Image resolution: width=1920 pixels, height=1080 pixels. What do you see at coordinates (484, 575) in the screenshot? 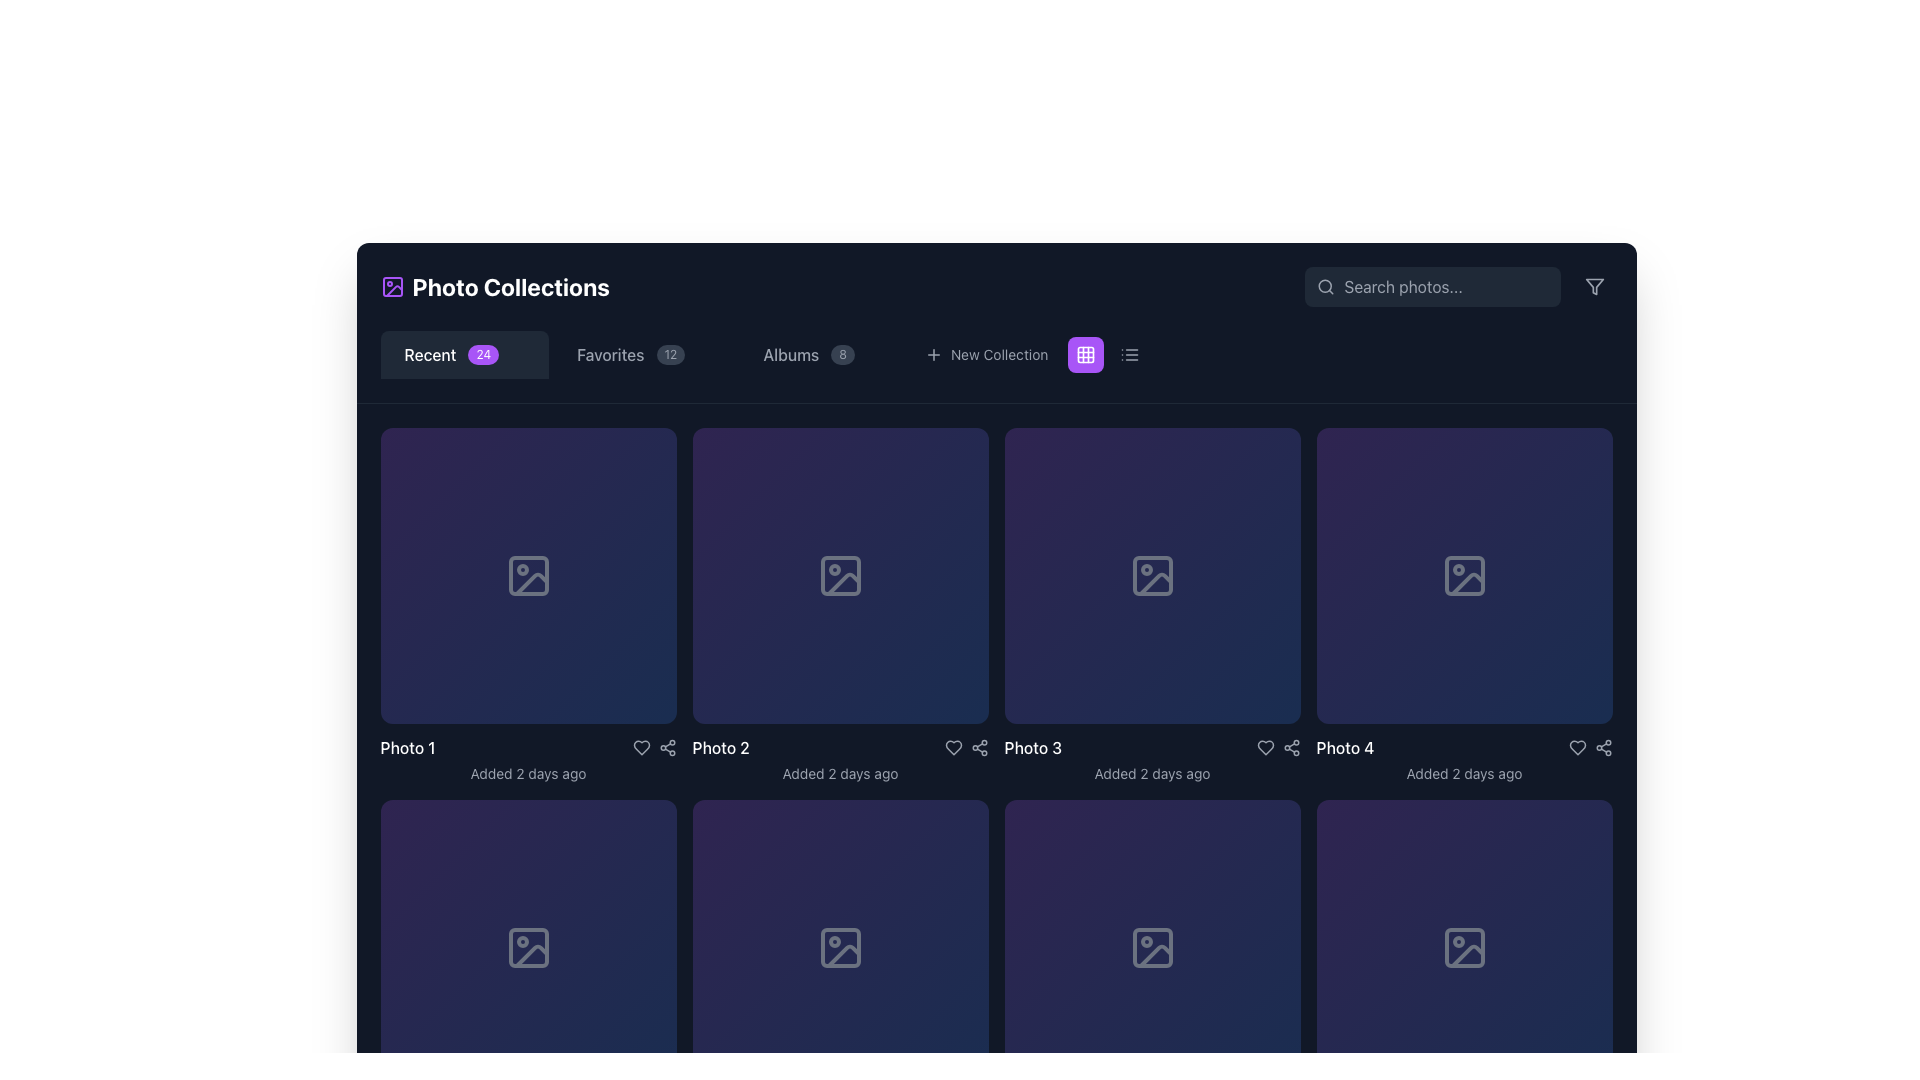
I see `the action button located at the bottom-left corner of the first card in the grid of photo previews` at bounding box center [484, 575].